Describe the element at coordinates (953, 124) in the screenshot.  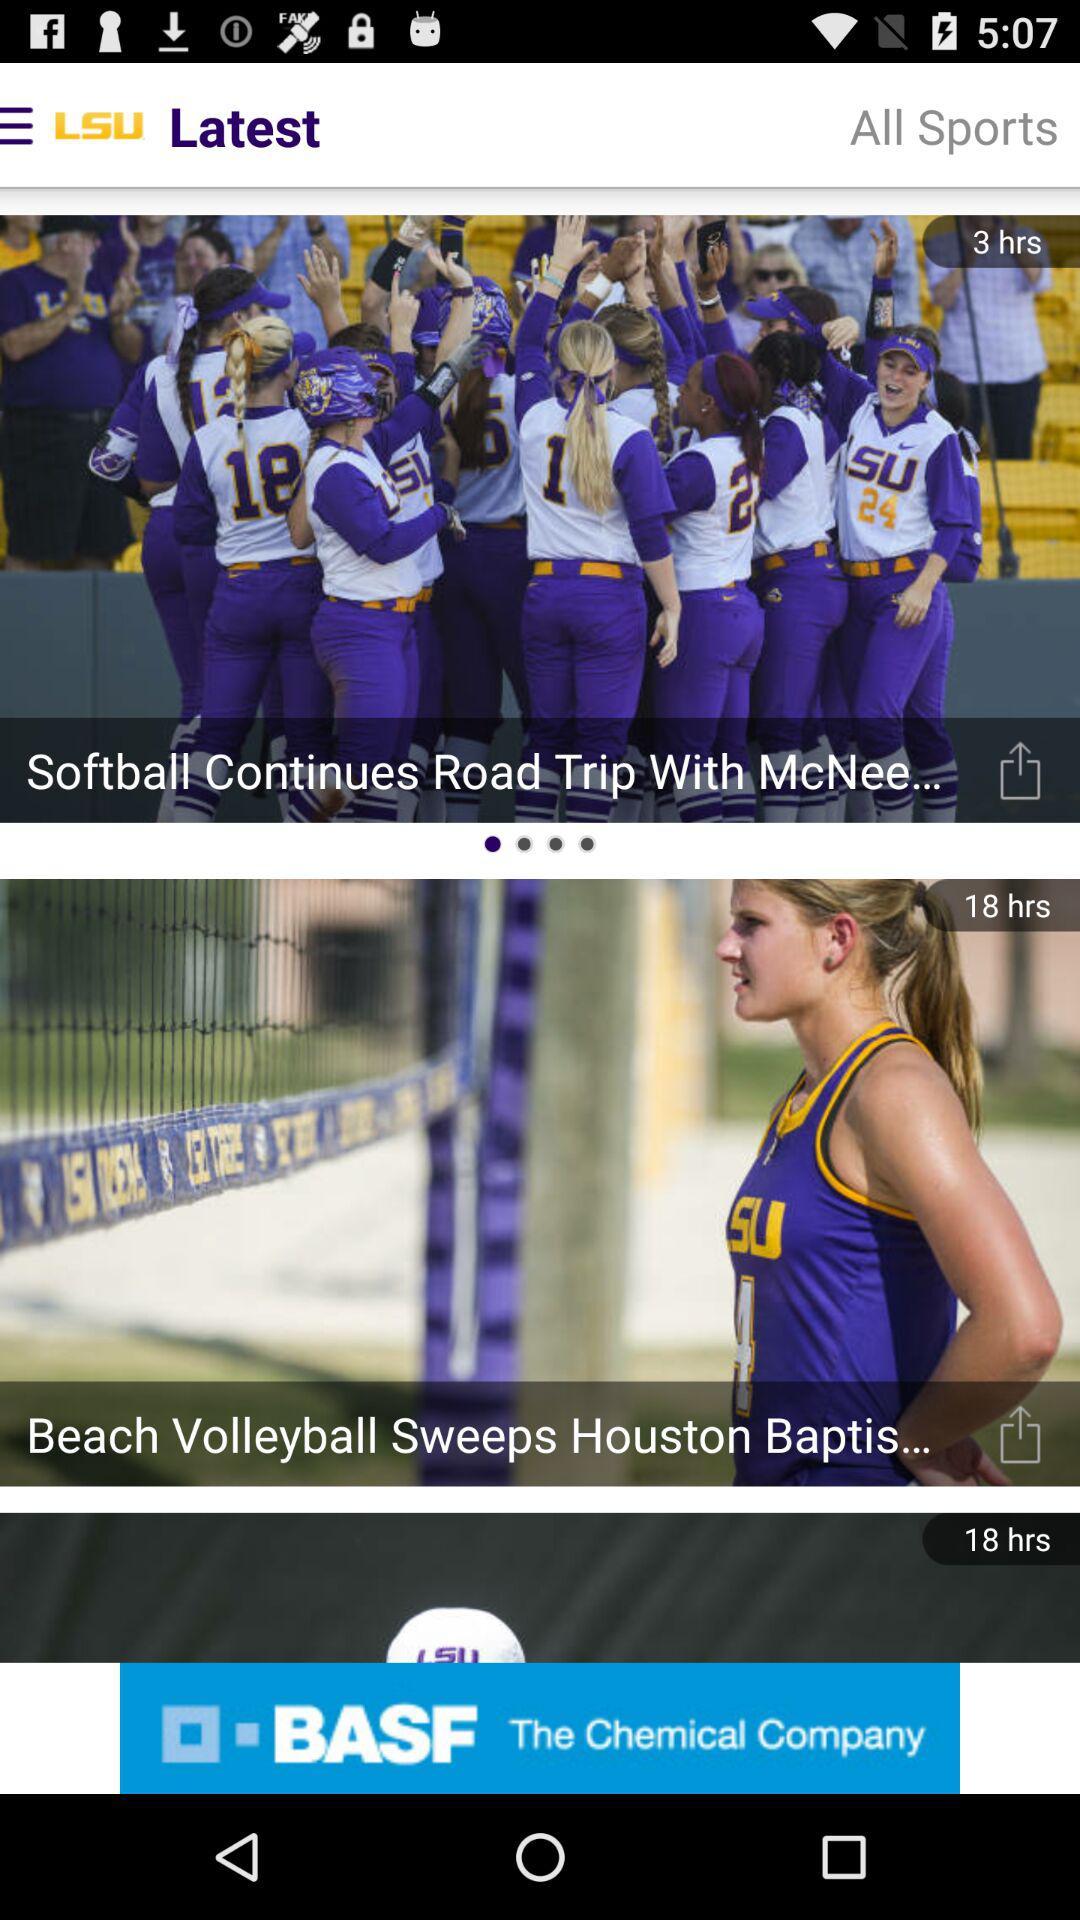
I see `all sports icon` at that location.